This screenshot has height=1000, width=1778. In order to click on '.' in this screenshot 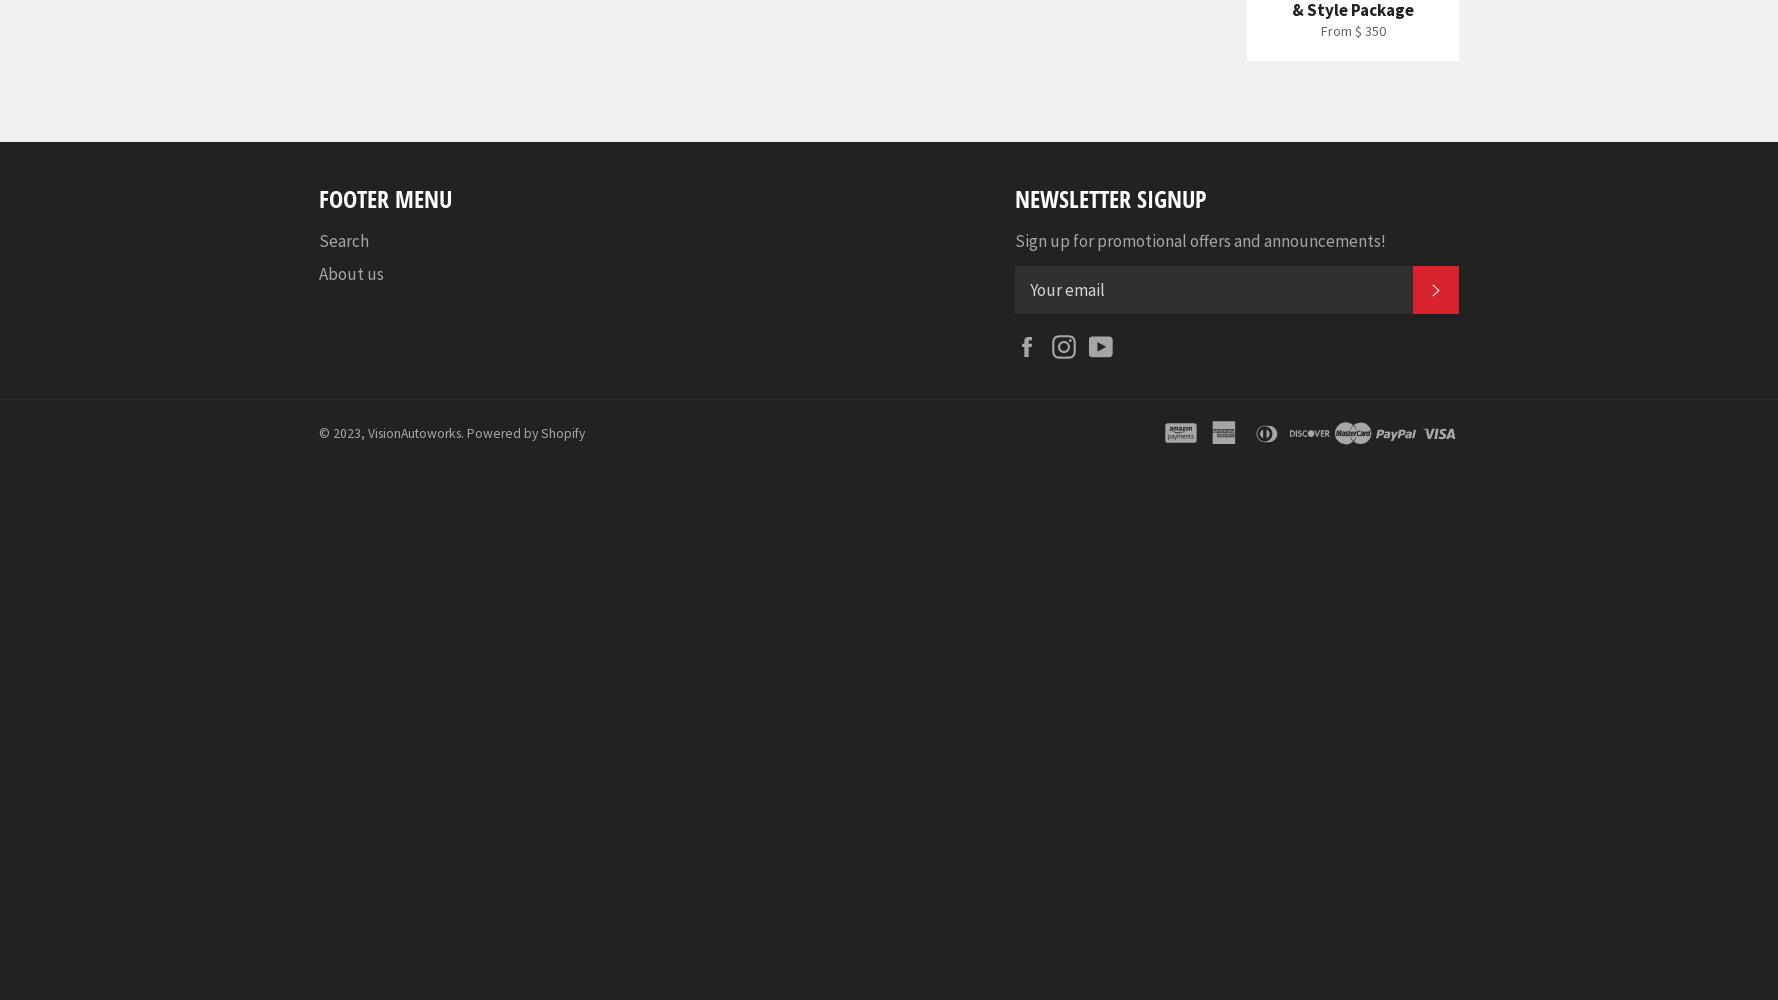, I will do `click(463, 432)`.